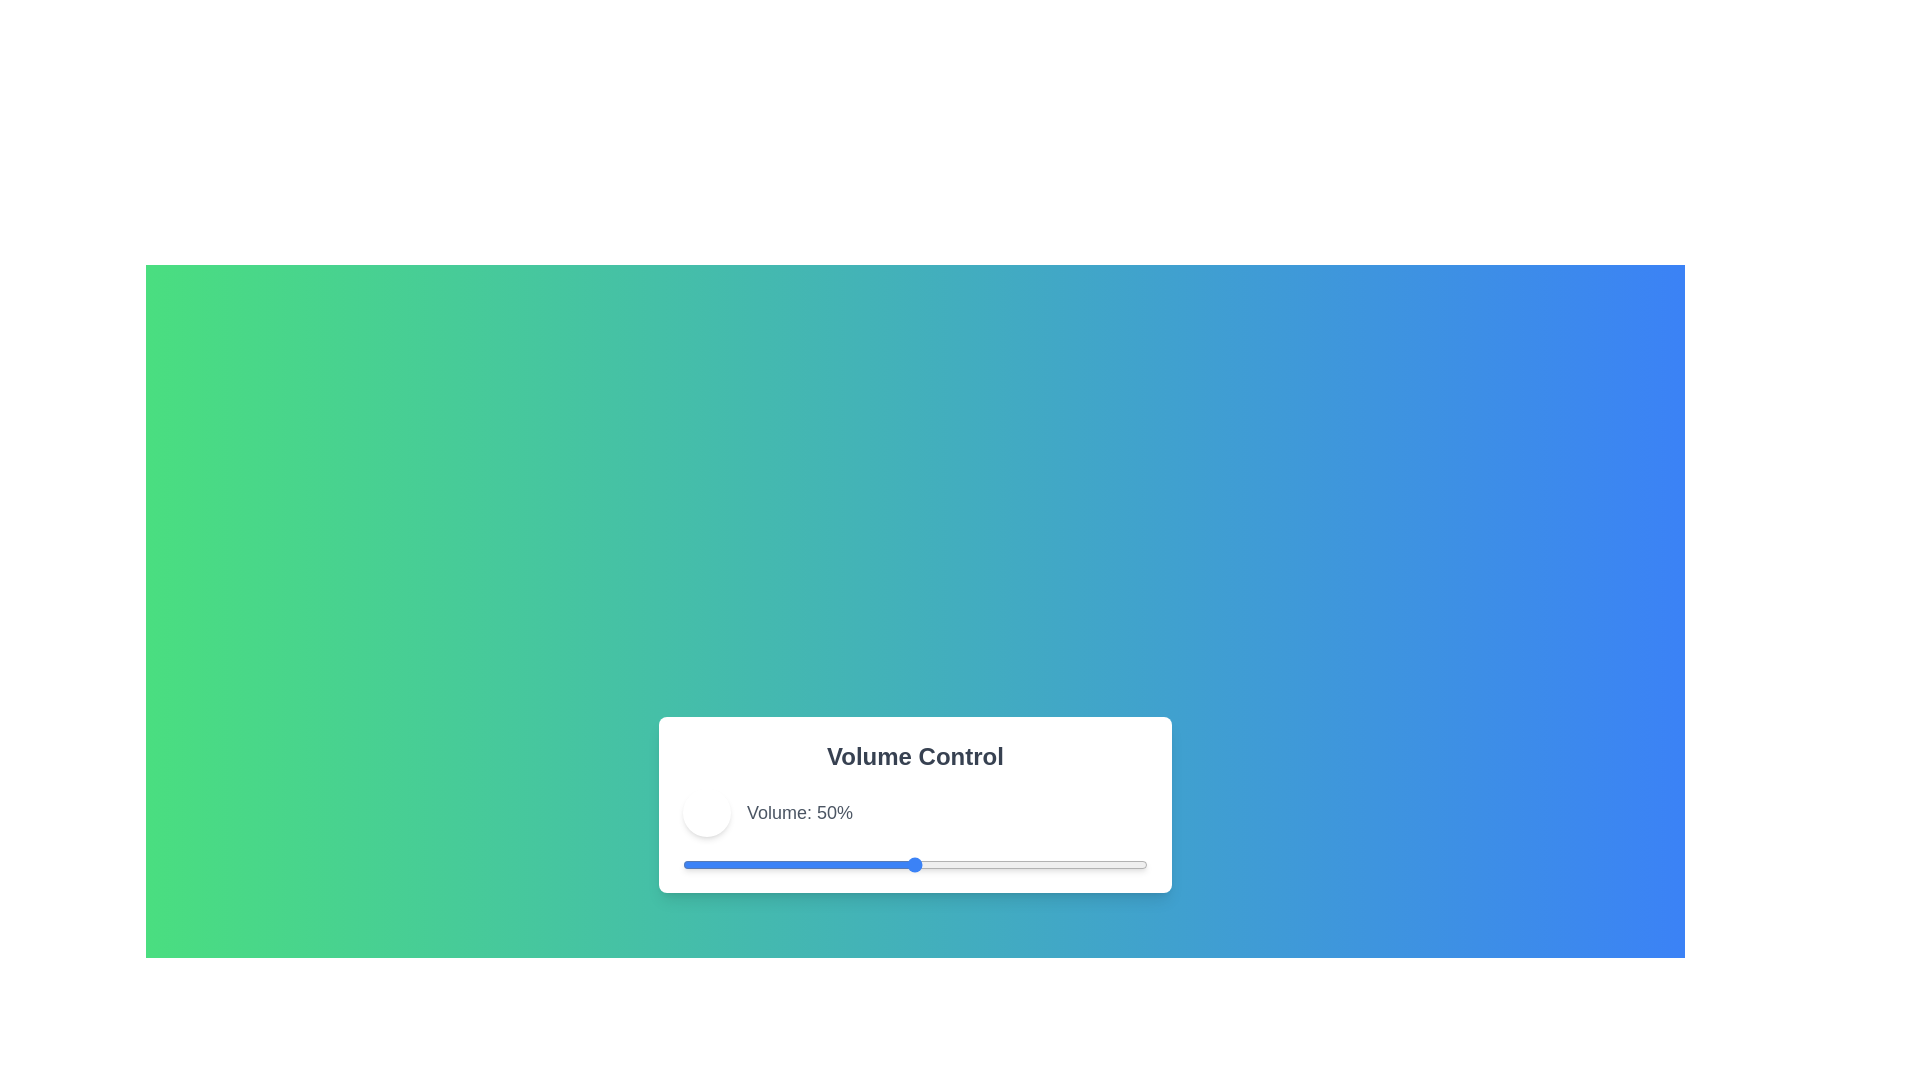 The height and width of the screenshot is (1080, 1920). I want to click on the slider, so click(1008, 863).